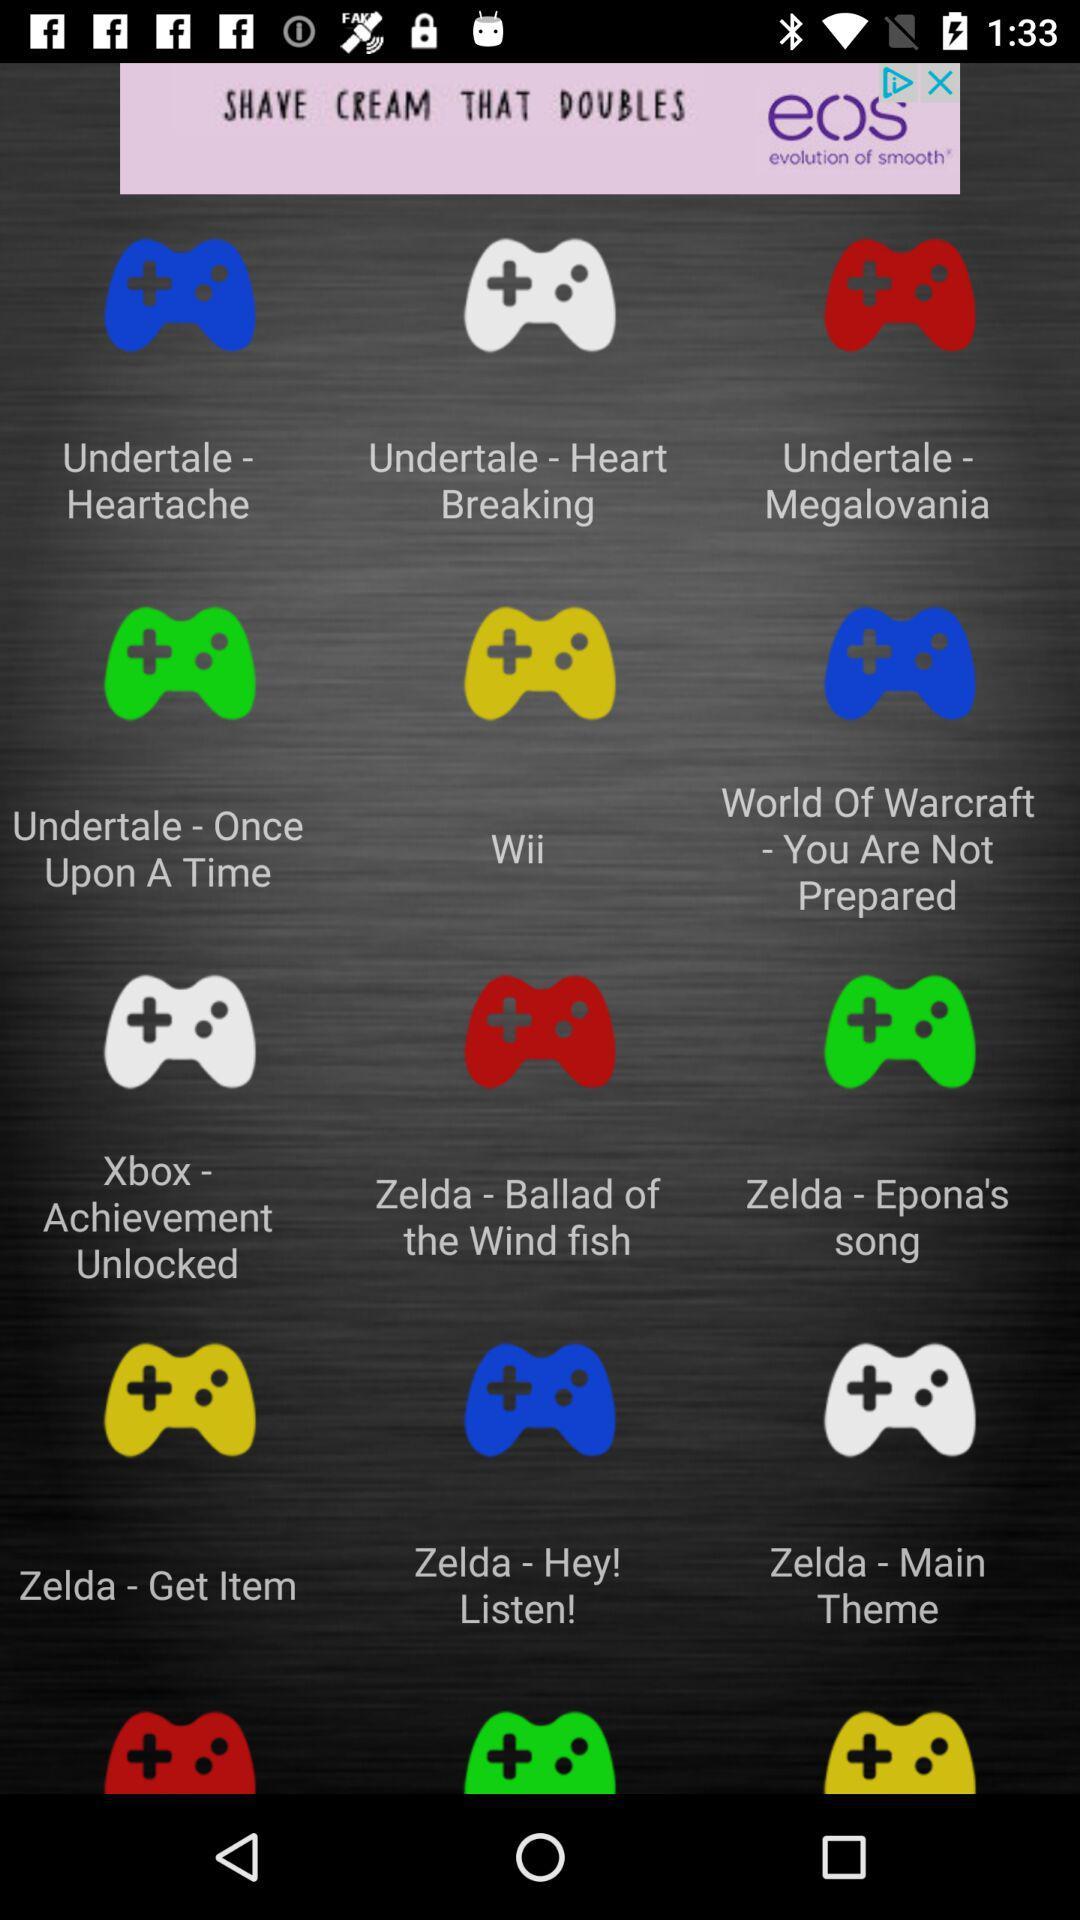 Image resolution: width=1080 pixels, height=1920 pixels. What do you see at coordinates (180, 294) in the screenshot?
I see `song` at bounding box center [180, 294].